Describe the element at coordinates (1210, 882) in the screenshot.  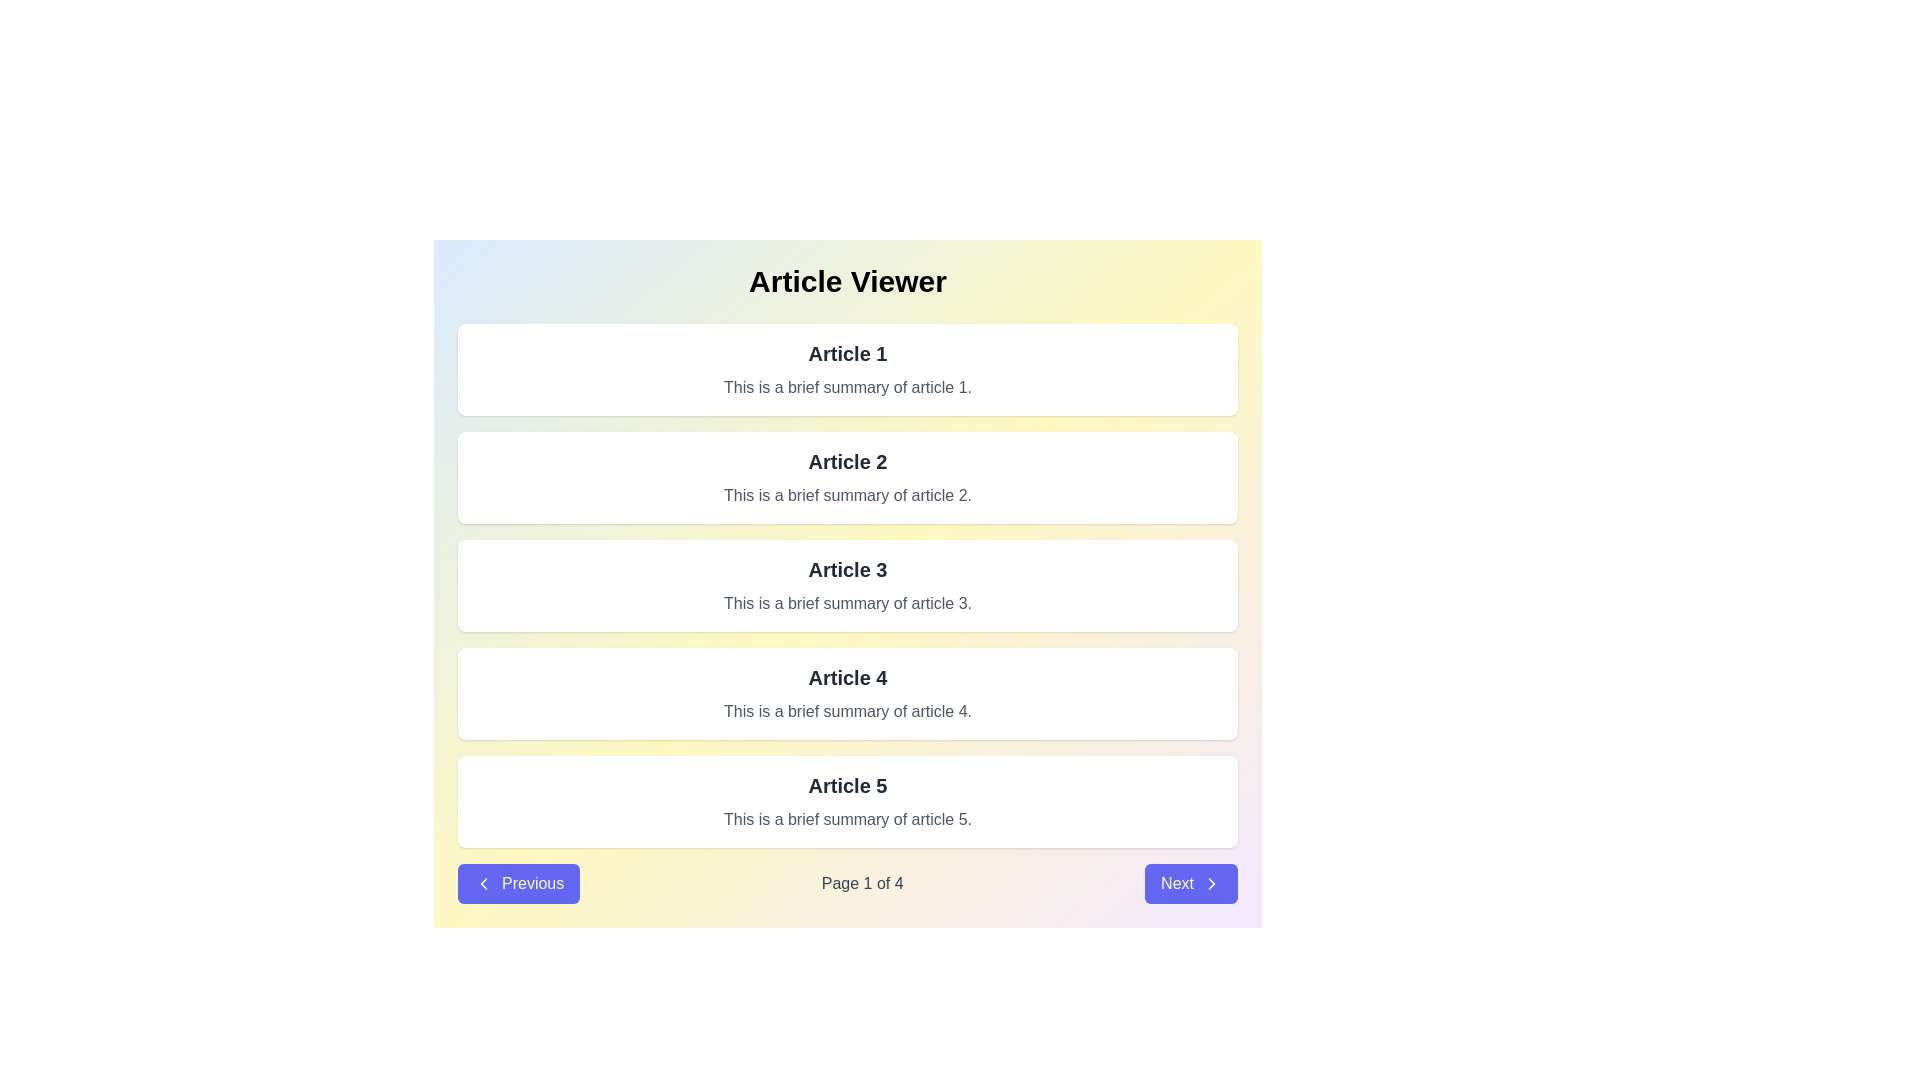
I see `the 'Next' button which contains a right-pointing chevron icon` at that location.